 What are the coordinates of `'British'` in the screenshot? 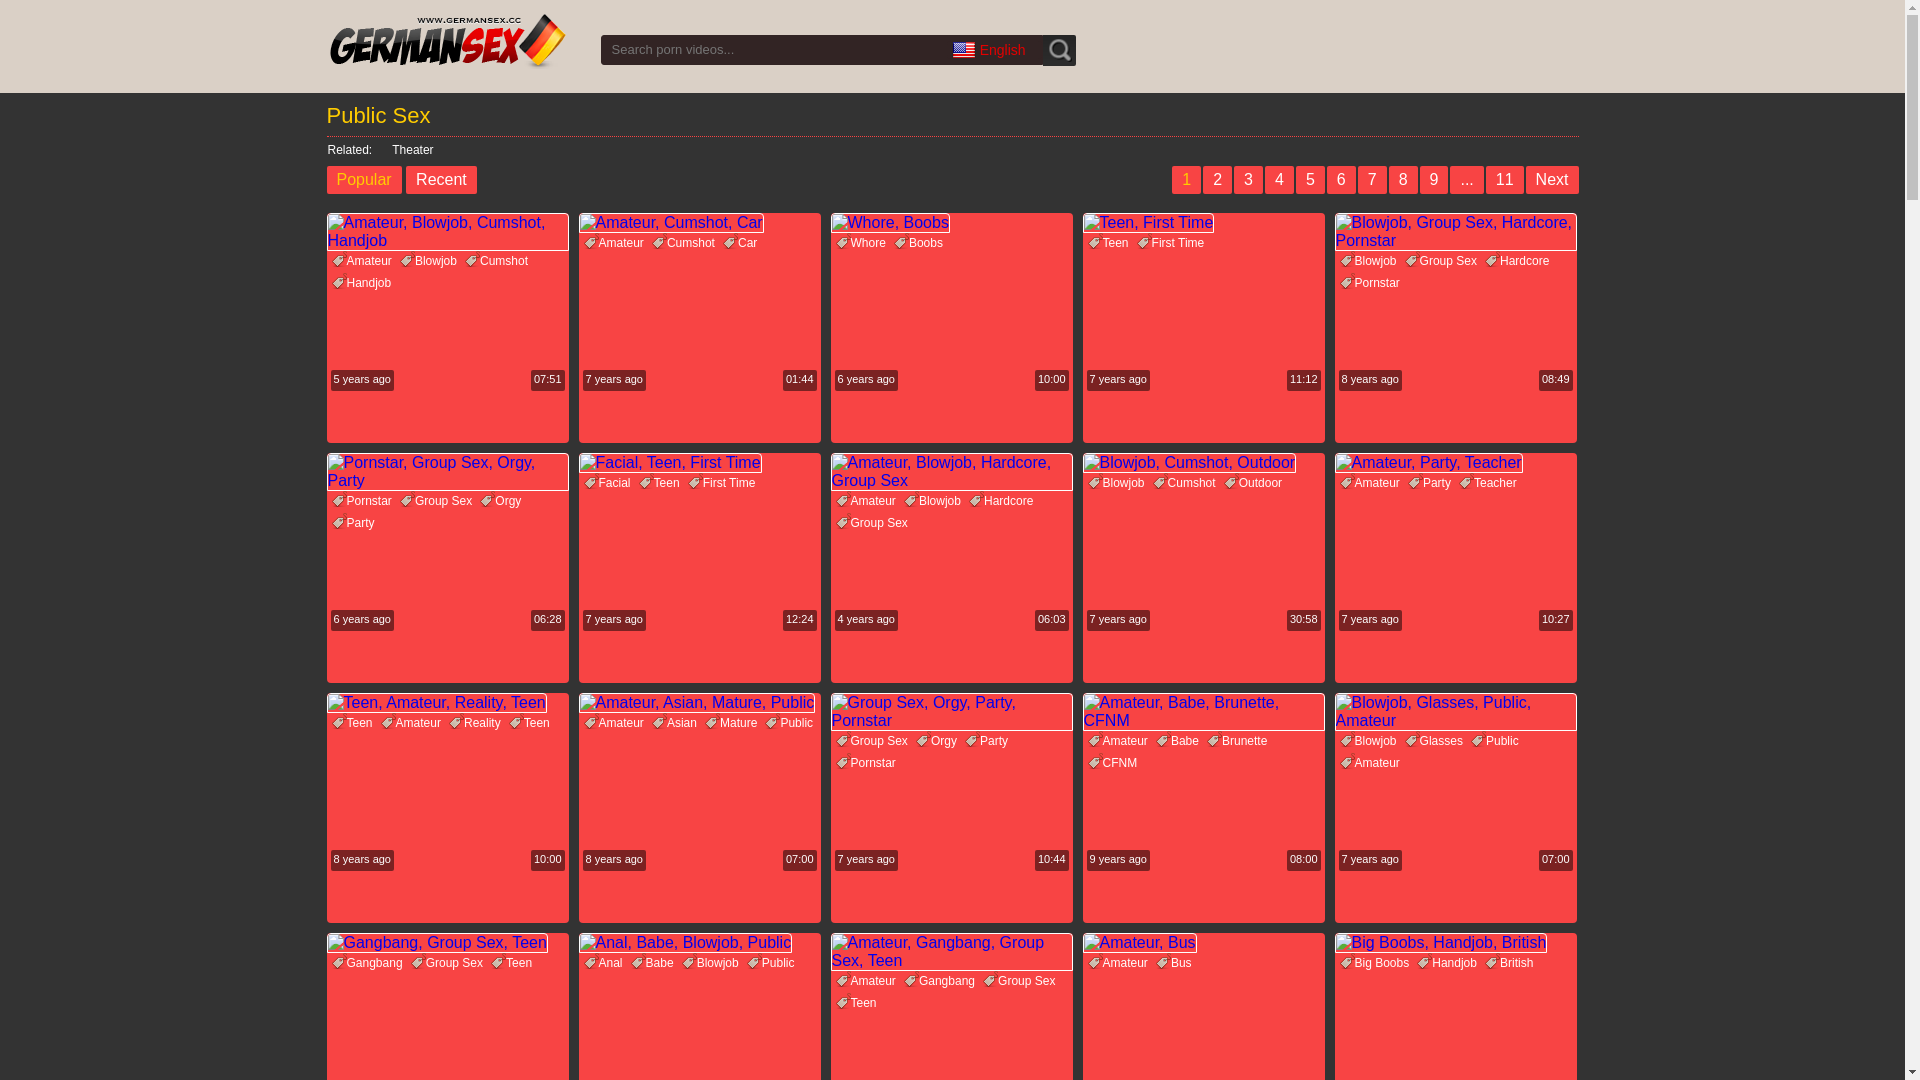 It's located at (1511, 962).